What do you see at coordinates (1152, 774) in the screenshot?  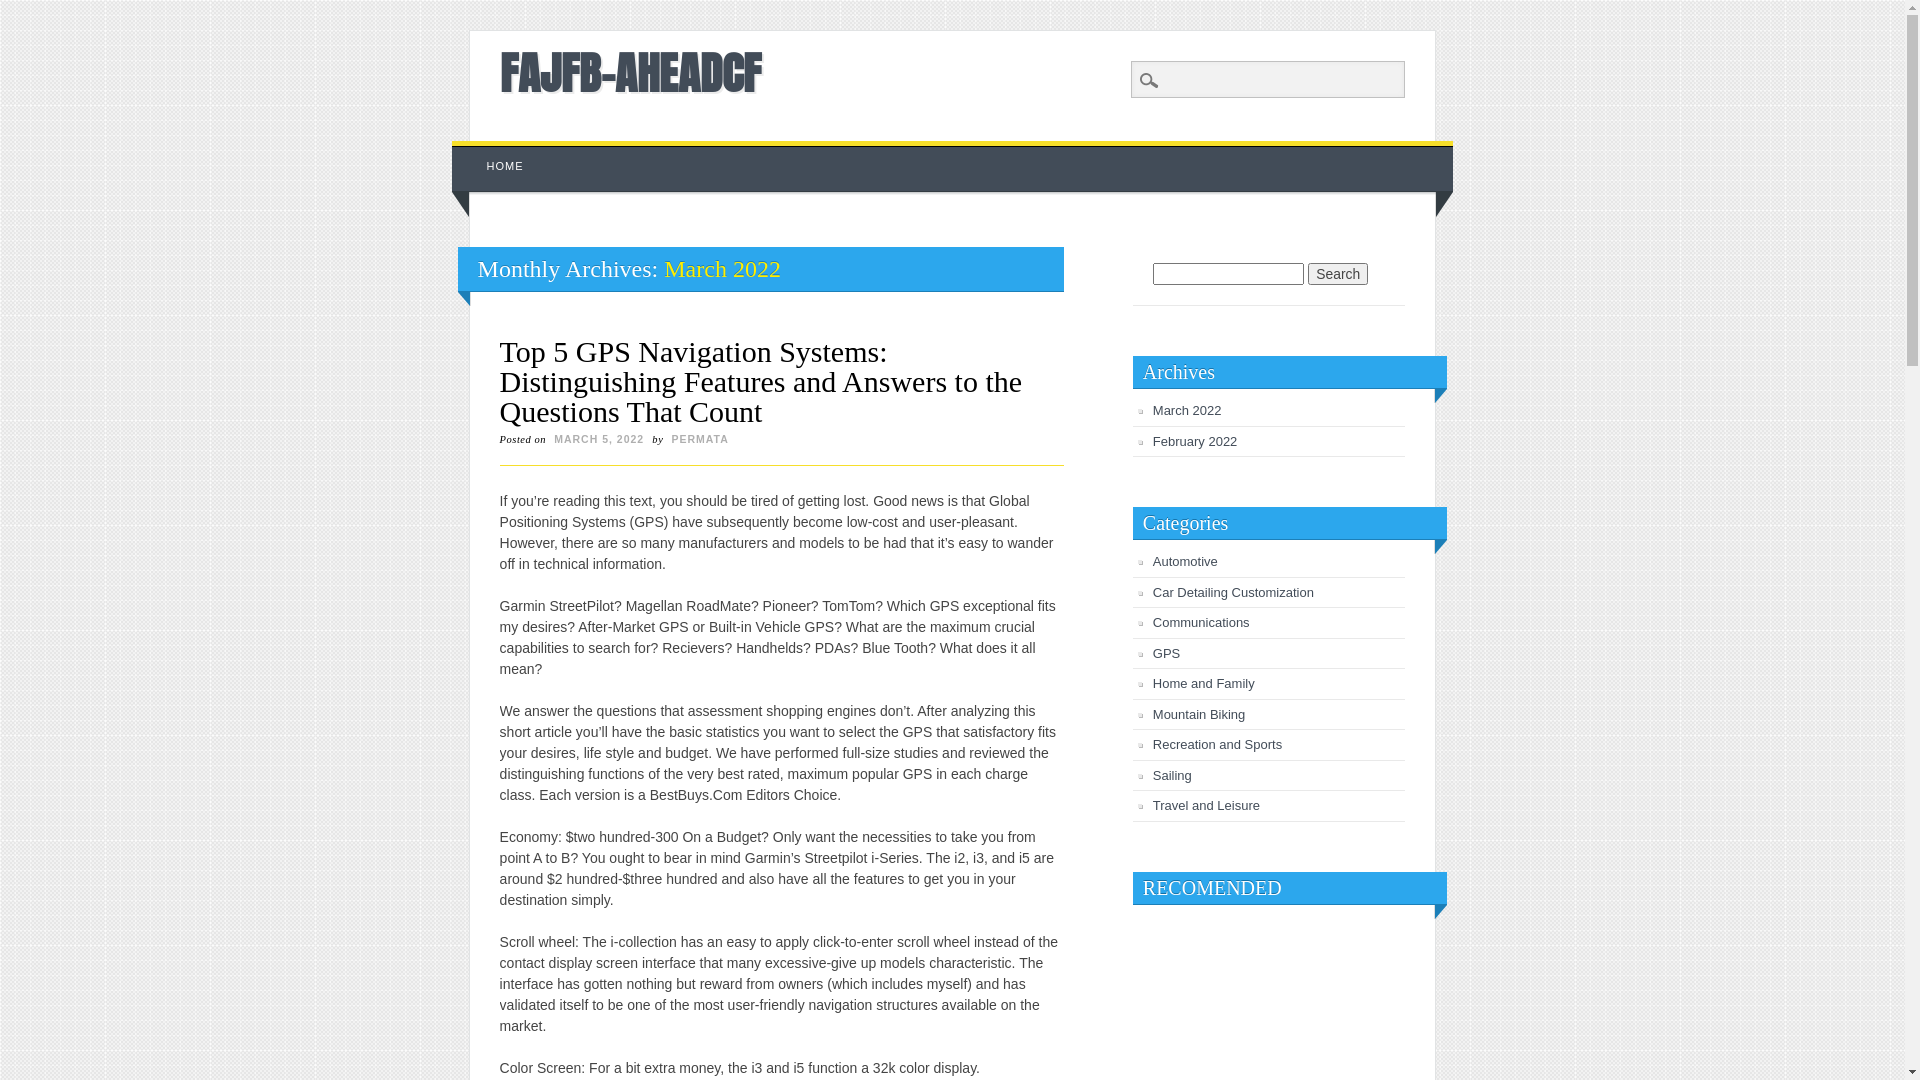 I see `'Sailing'` at bounding box center [1152, 774].